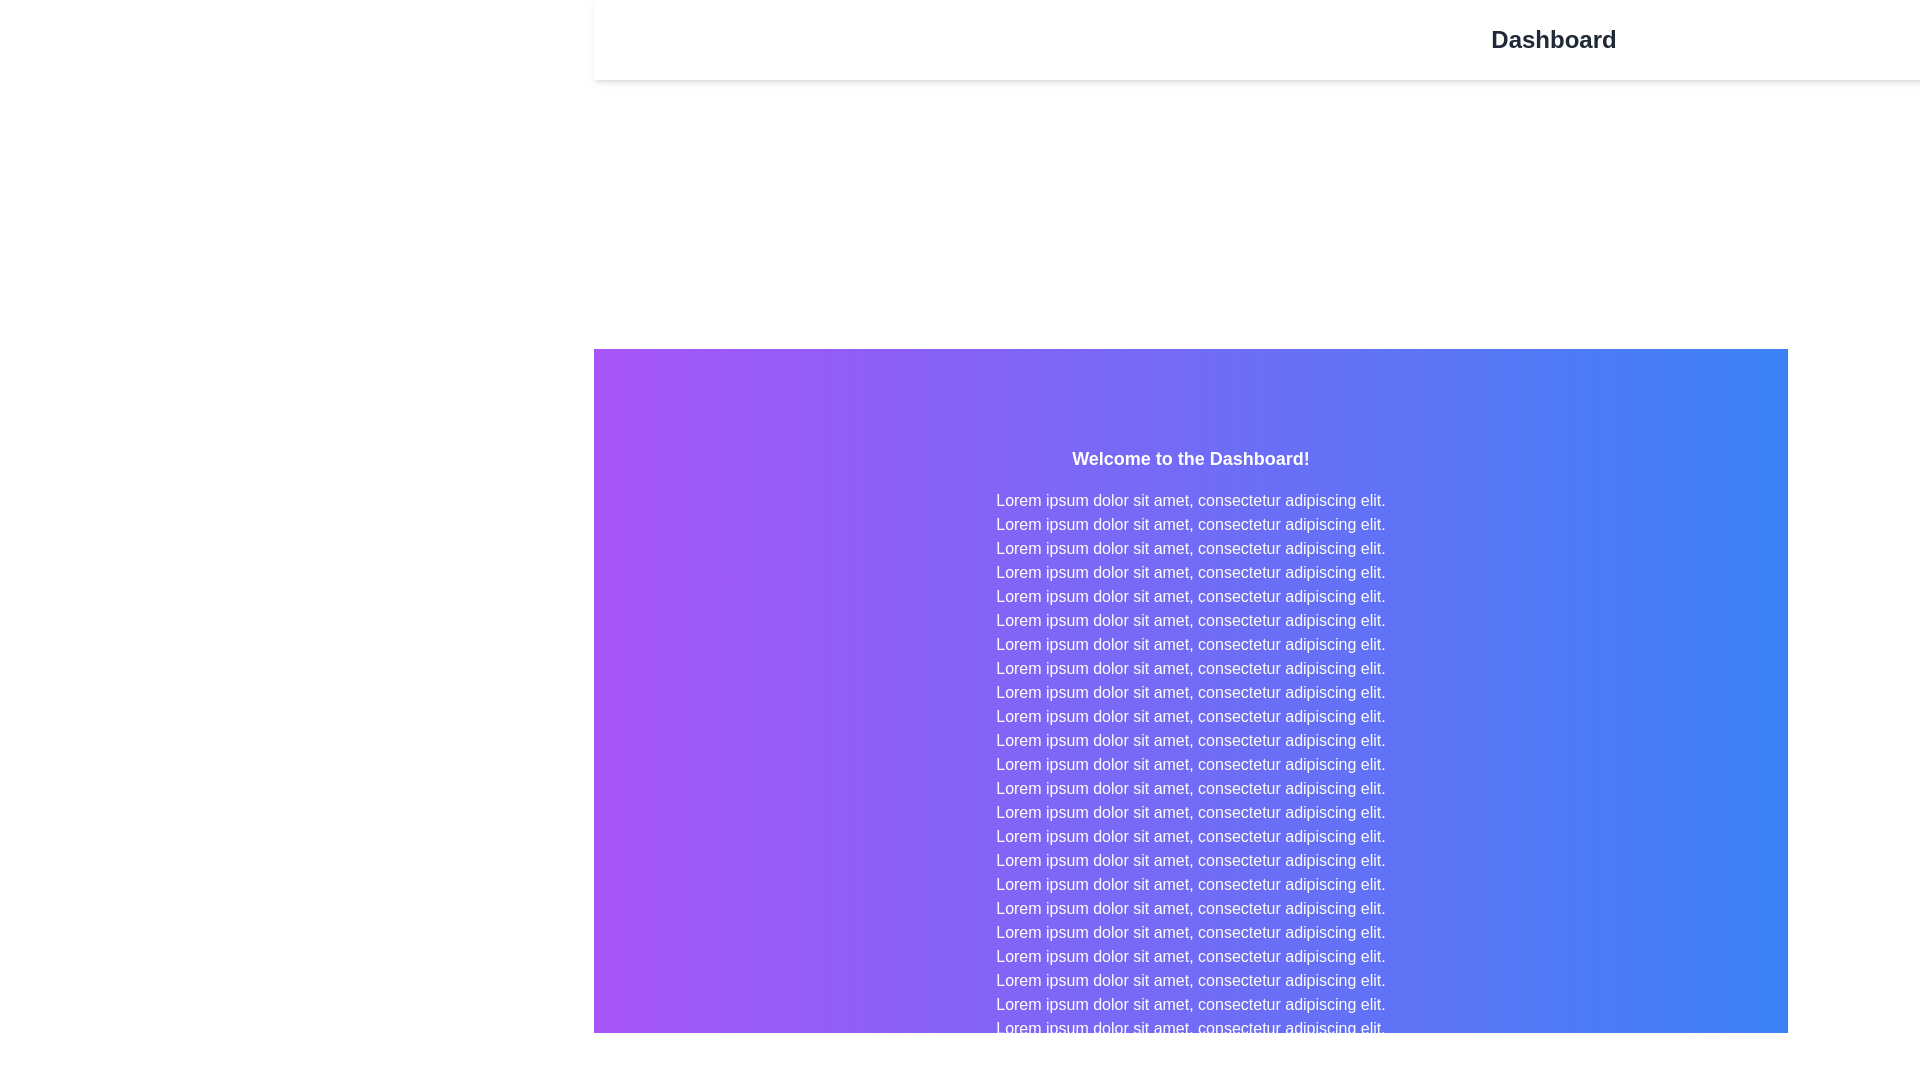 This screenshot has height=1080, width=1920. What do you see at coordinates (1190, 955) in the screenshot?
I see `the text element displaying 'Lorem ipsum dolor sit amet, consectetur adipiscing elit.' which is the 22nd item in a vertical list, located slightly below the vertical center of the page` at bounding box center [1190, 955].